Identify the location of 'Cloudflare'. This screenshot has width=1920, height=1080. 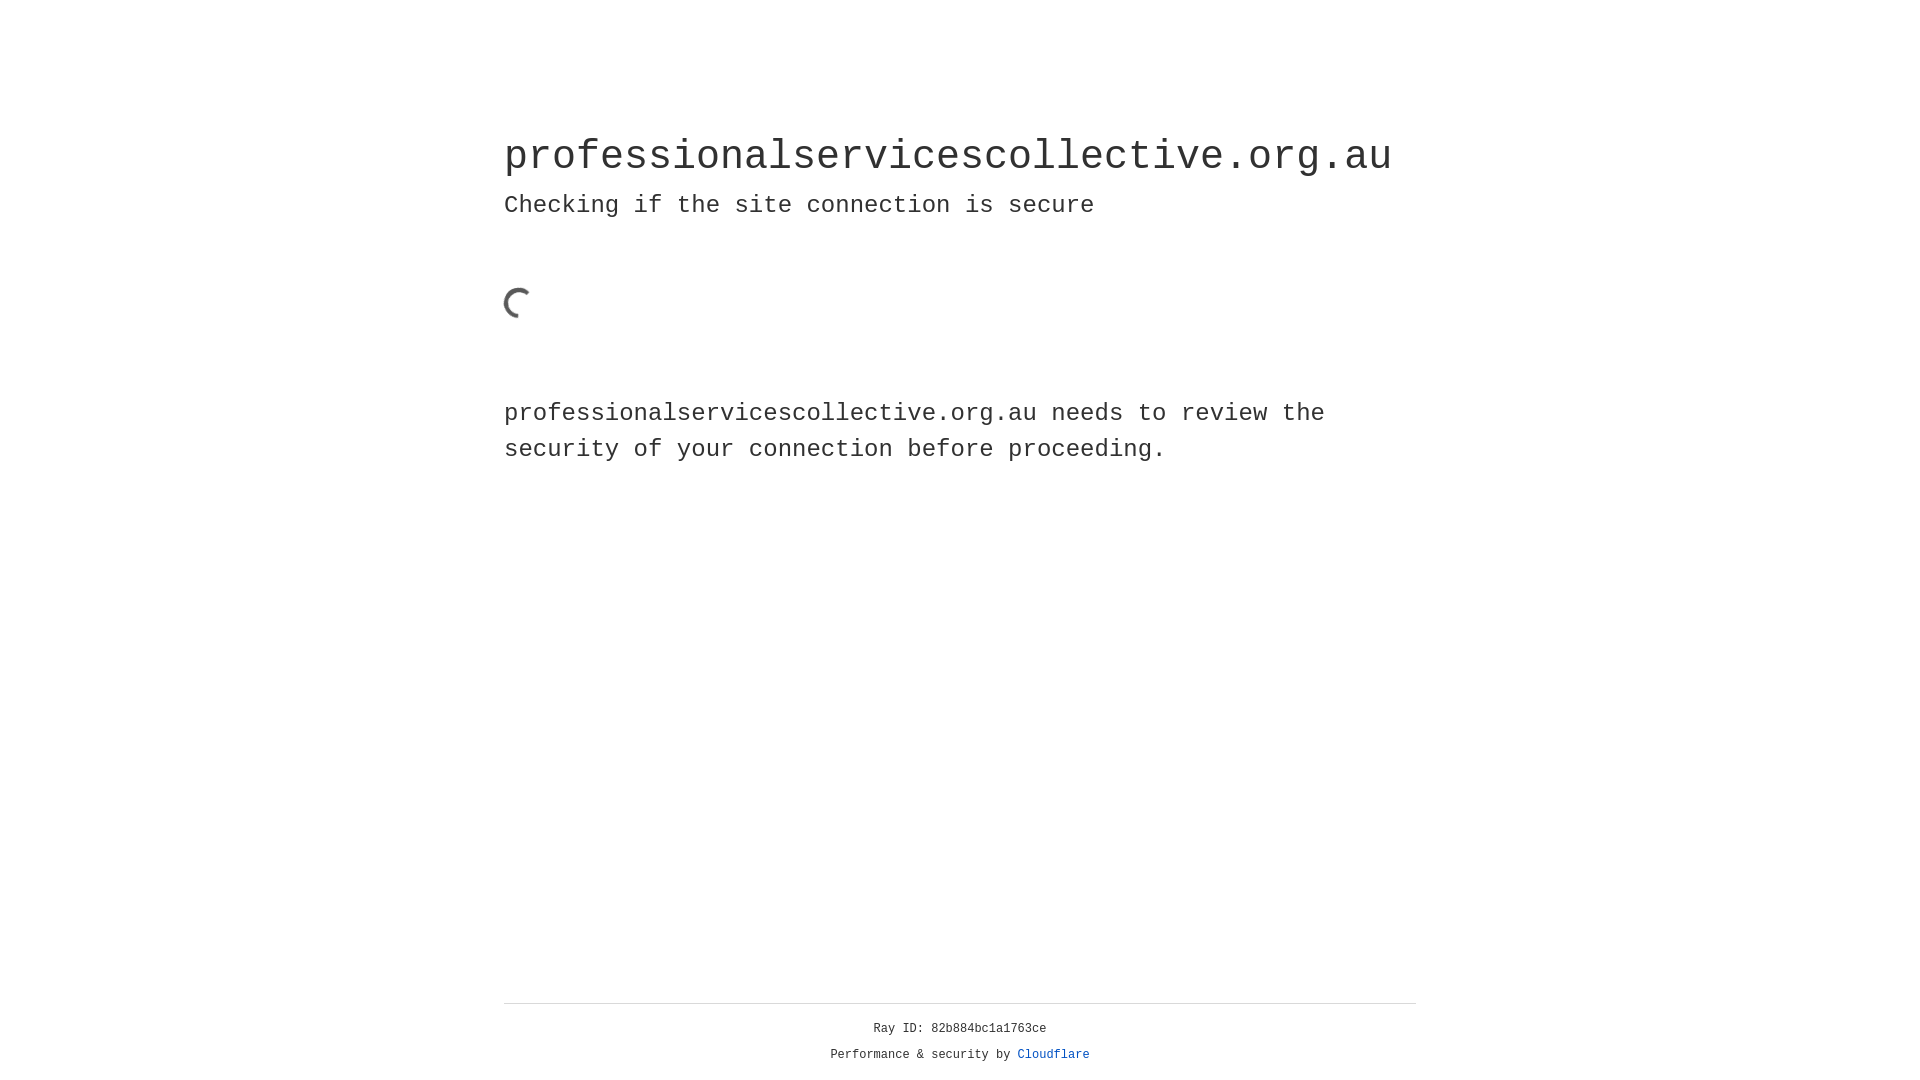
(1053, 1054).